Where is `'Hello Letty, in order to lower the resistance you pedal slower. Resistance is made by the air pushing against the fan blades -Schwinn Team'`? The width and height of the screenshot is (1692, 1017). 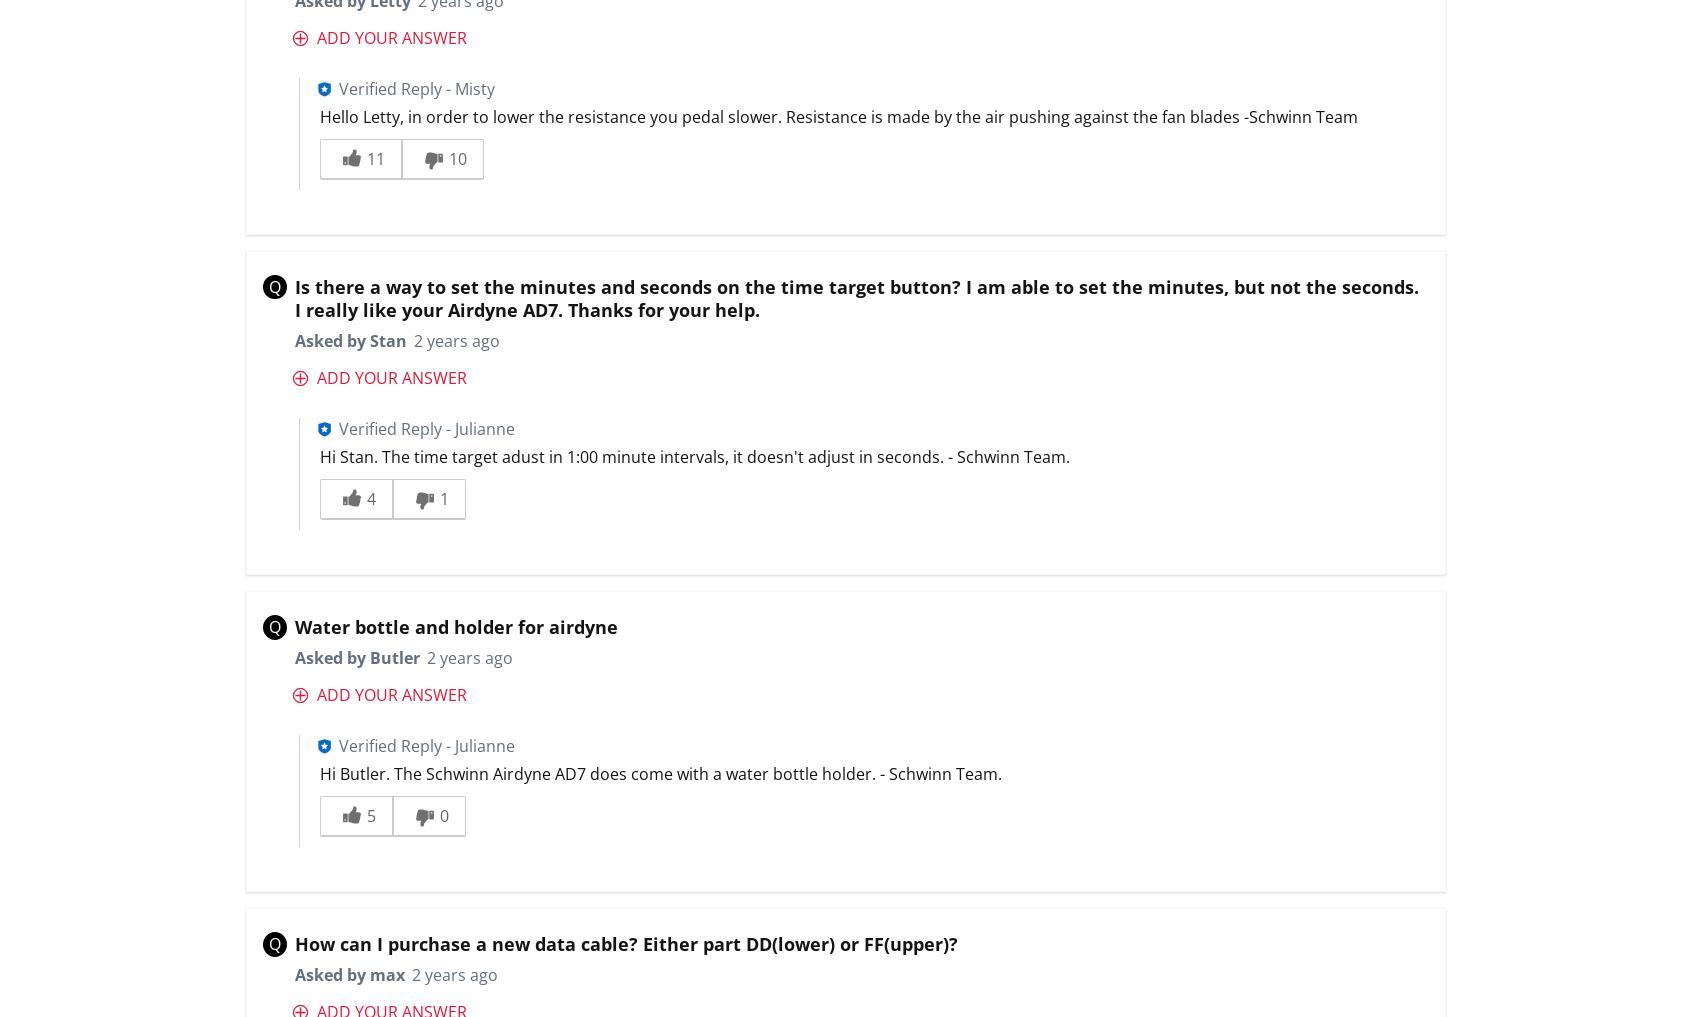
'Hello Letty, in order to lower the resistance you pedal slower. Resistance is made by the air pushing against the fan blades -Schwinn Team' is located at coordinates (839, 115).